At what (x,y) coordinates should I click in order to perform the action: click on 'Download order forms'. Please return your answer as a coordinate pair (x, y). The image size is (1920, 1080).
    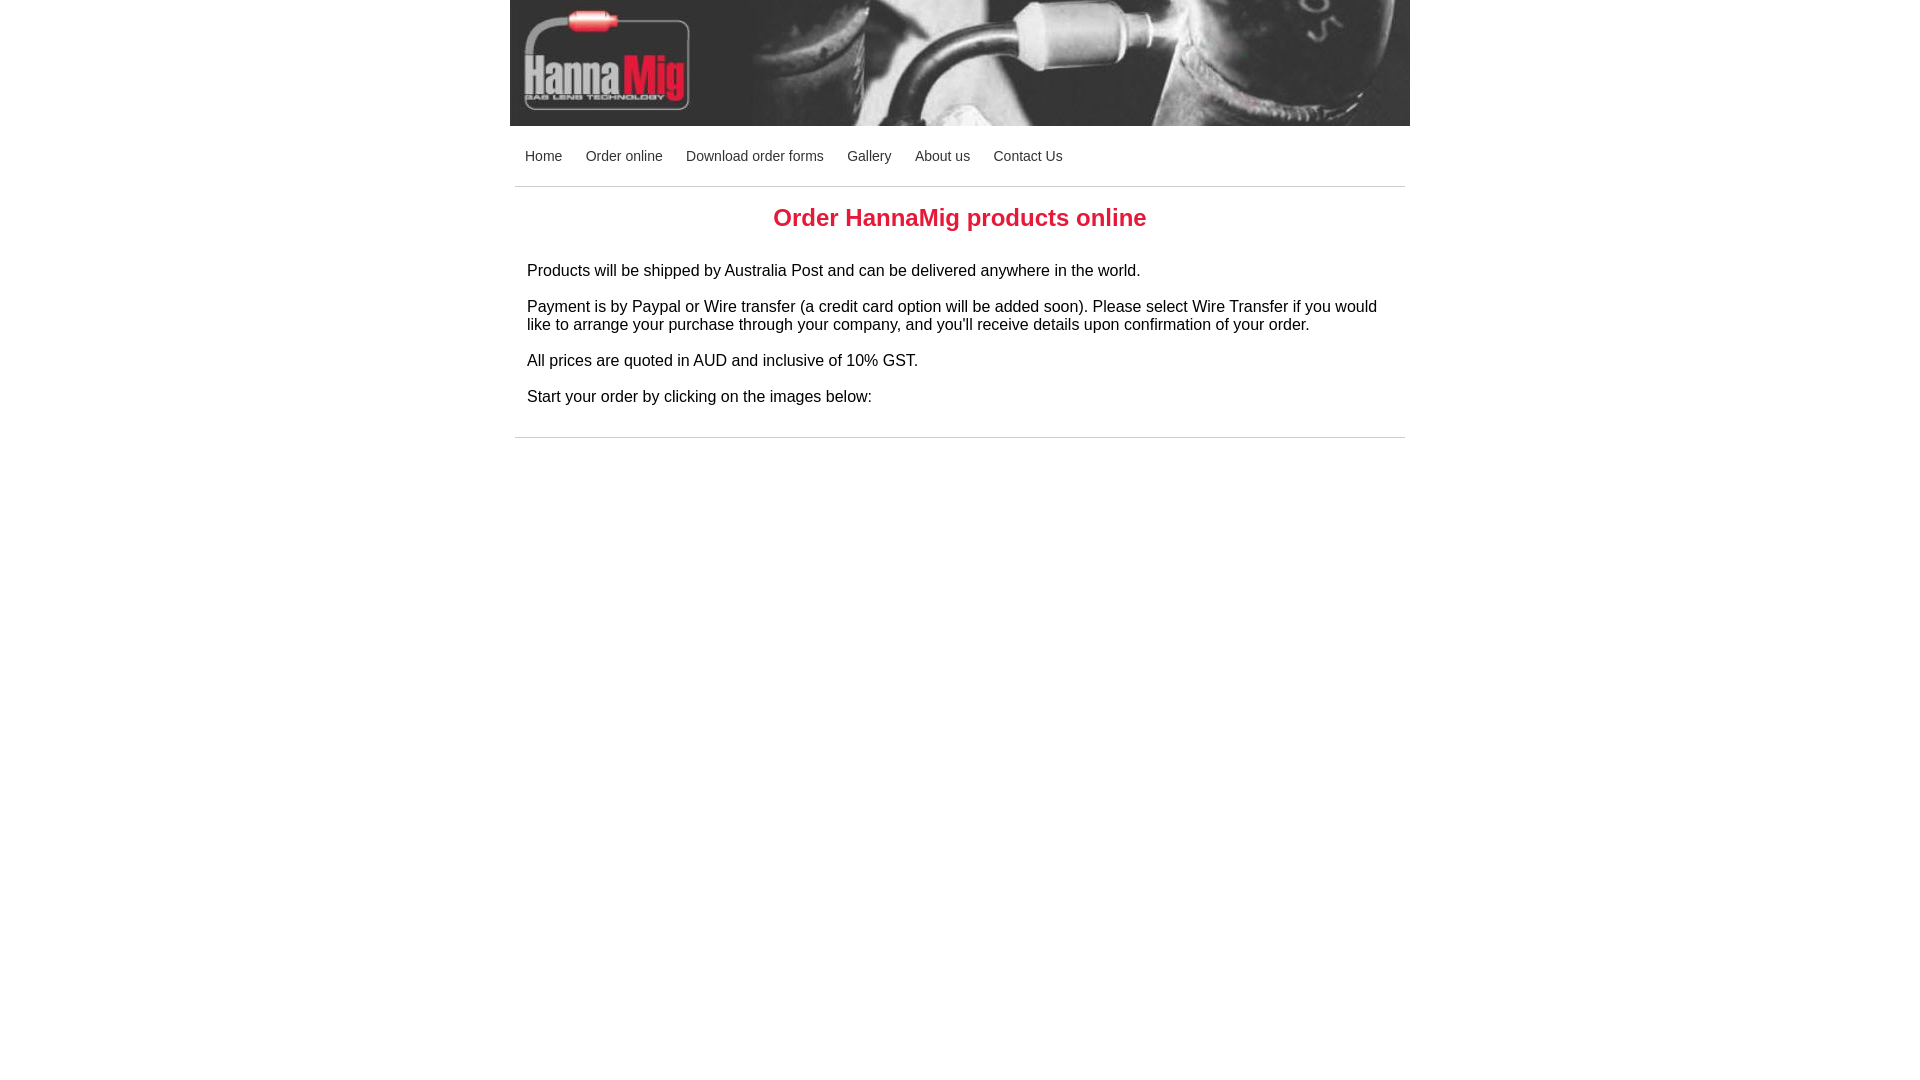
    Looking at the image, I should click on (753, 154).